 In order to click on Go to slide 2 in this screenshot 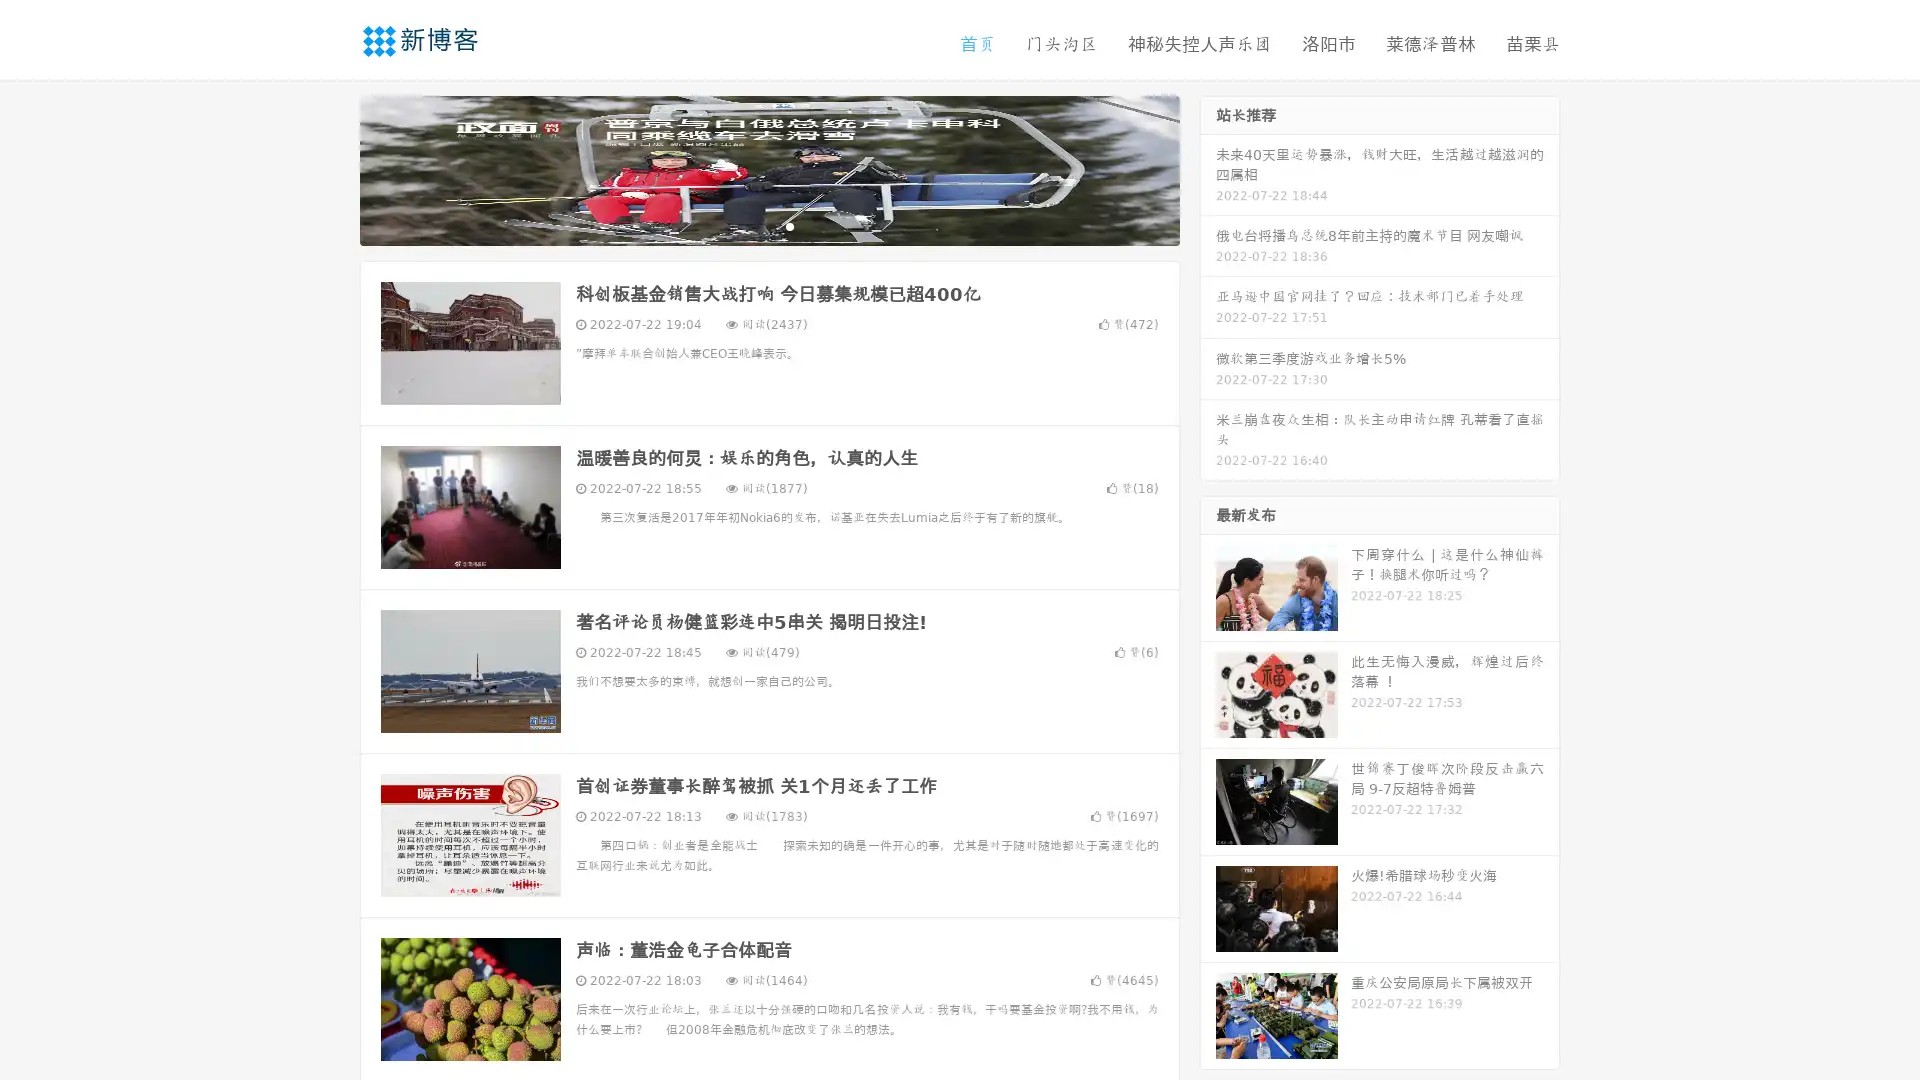, I will do `click(768, 225)`.